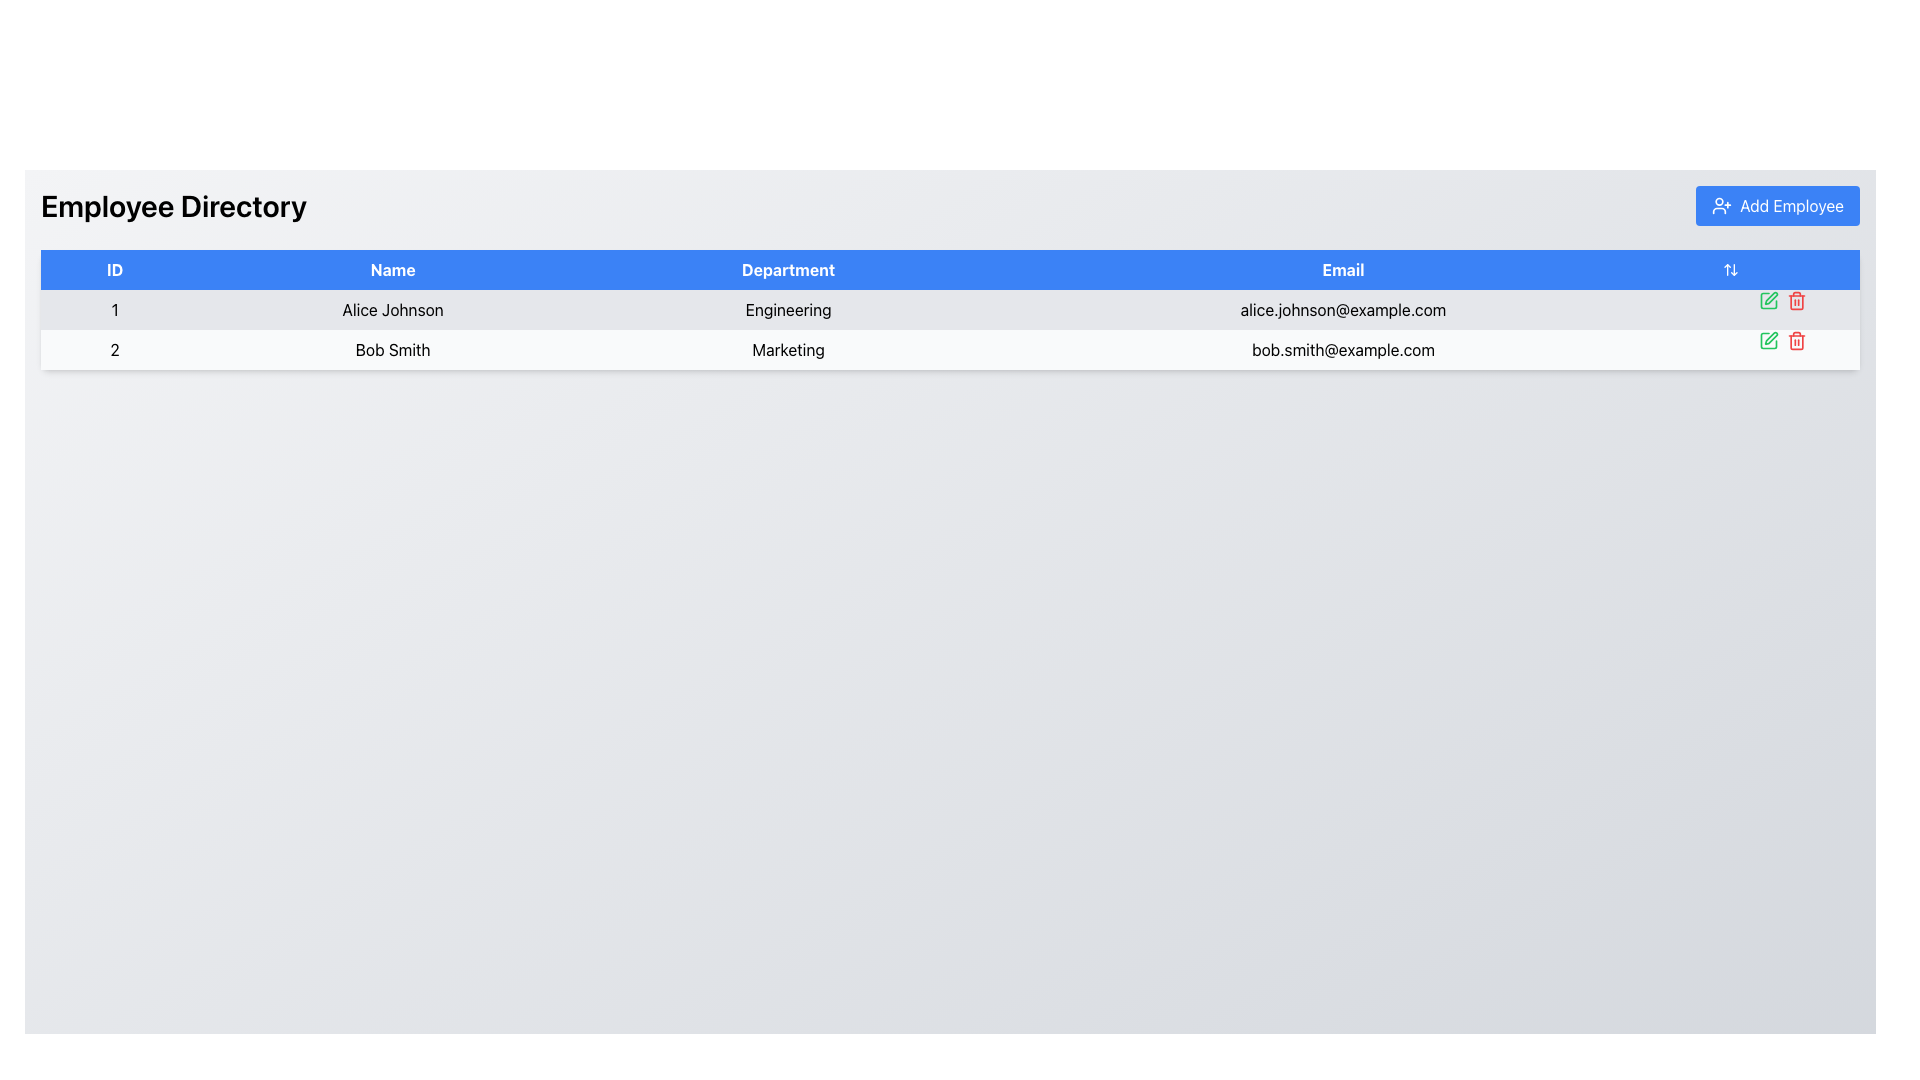  I want to click on the table cell containing the digit '1' in the 'ID' column, which is located in the first row of the table and directly above the name 'Alice Johnson', so click(114, 309).